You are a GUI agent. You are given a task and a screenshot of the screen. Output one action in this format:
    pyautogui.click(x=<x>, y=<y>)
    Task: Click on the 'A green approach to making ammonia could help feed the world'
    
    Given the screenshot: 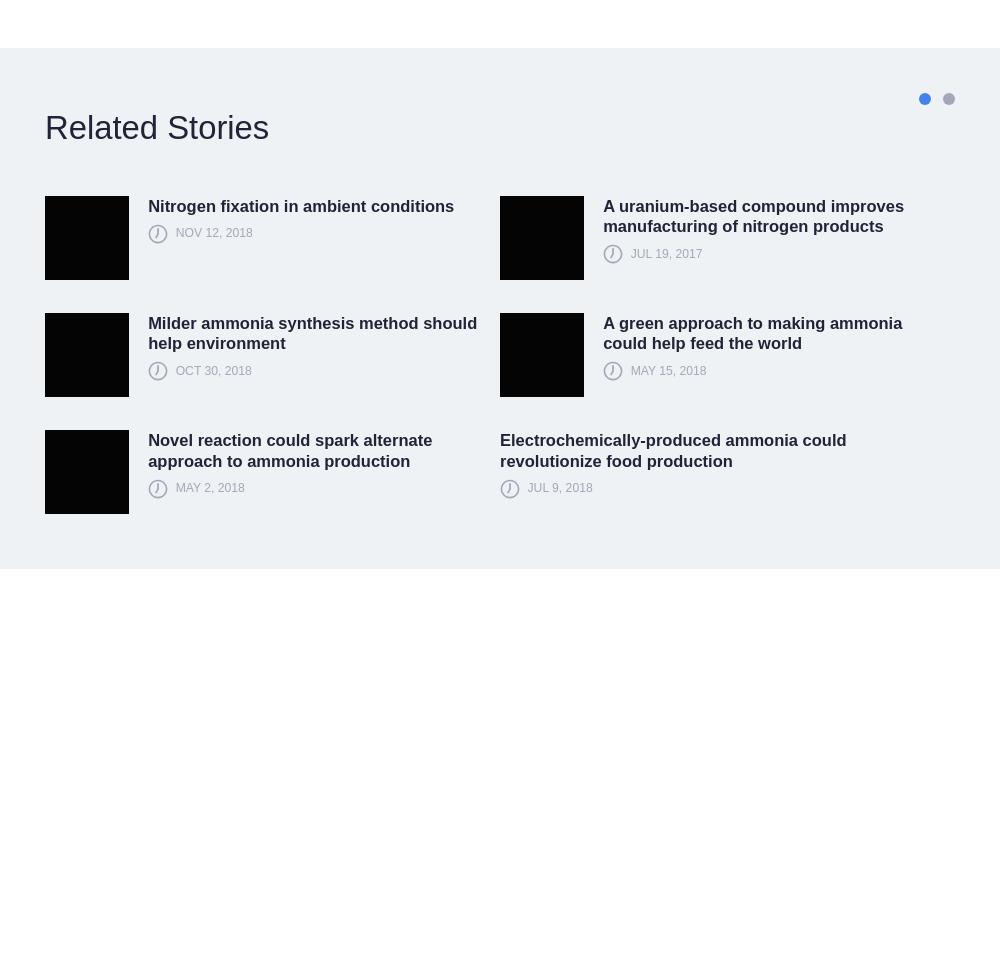 What is the action you would take?
    pyautogui.click(x=752, y=332)
    